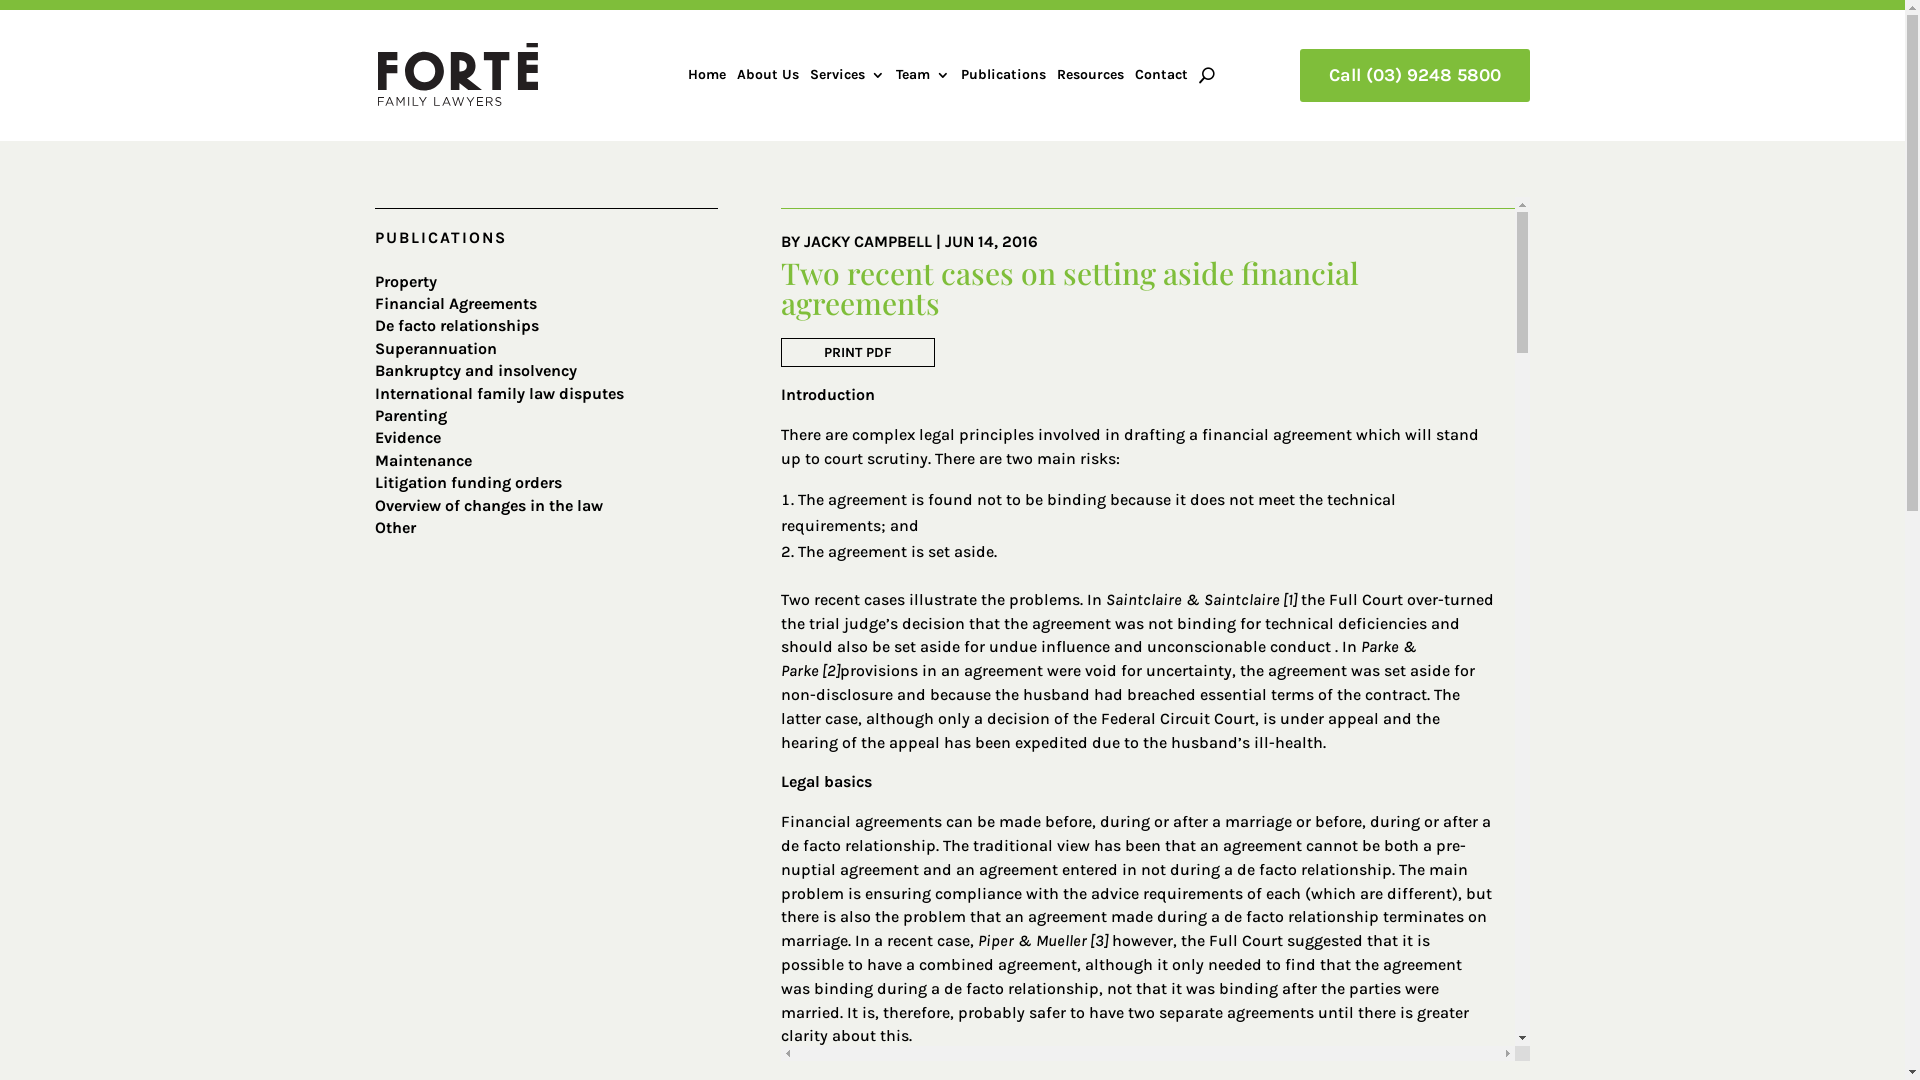 Image resolution: width=1920 pixels, height=1080 pixels. What do you see at coordinates (422, 460) in the screenshot?
I see `'Maintenance'` at bounding box center [422, 460].